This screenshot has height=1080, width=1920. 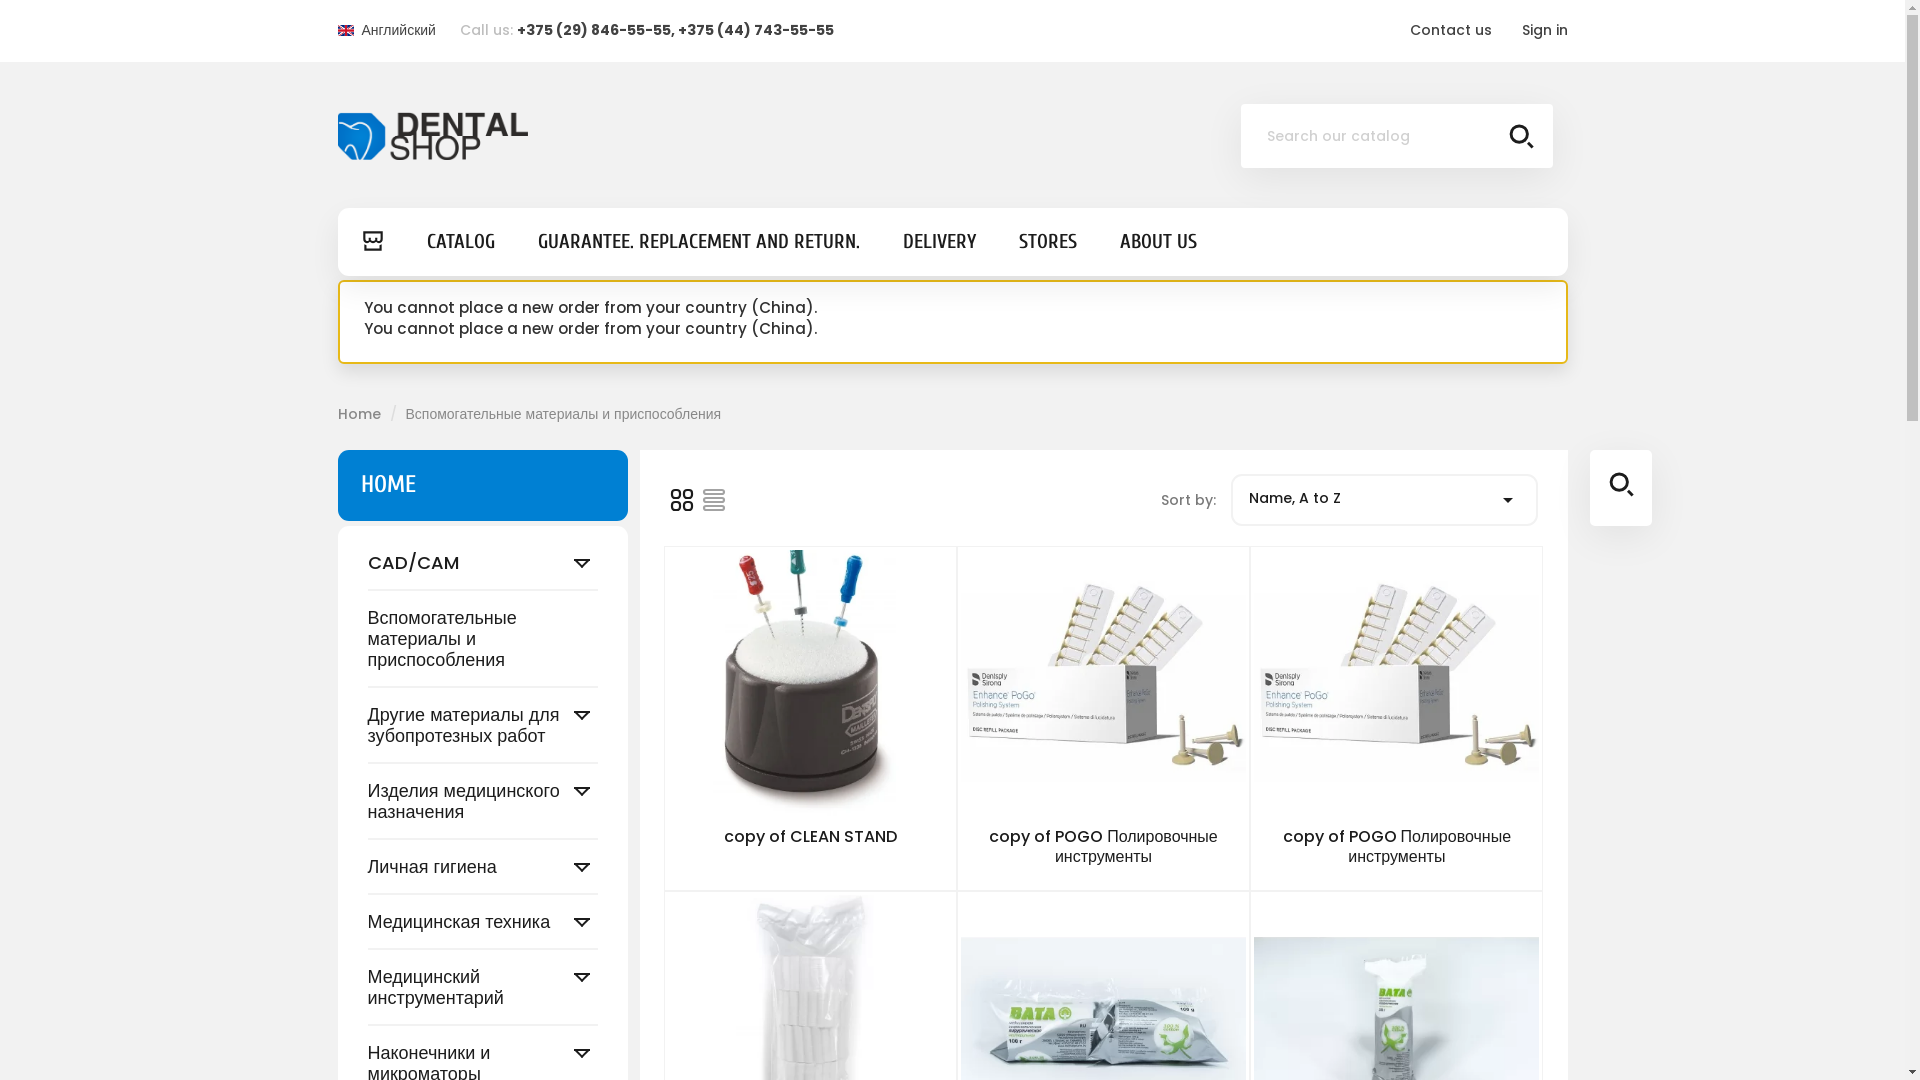 I want to click on 'HOME', so click(x=387, y=484).